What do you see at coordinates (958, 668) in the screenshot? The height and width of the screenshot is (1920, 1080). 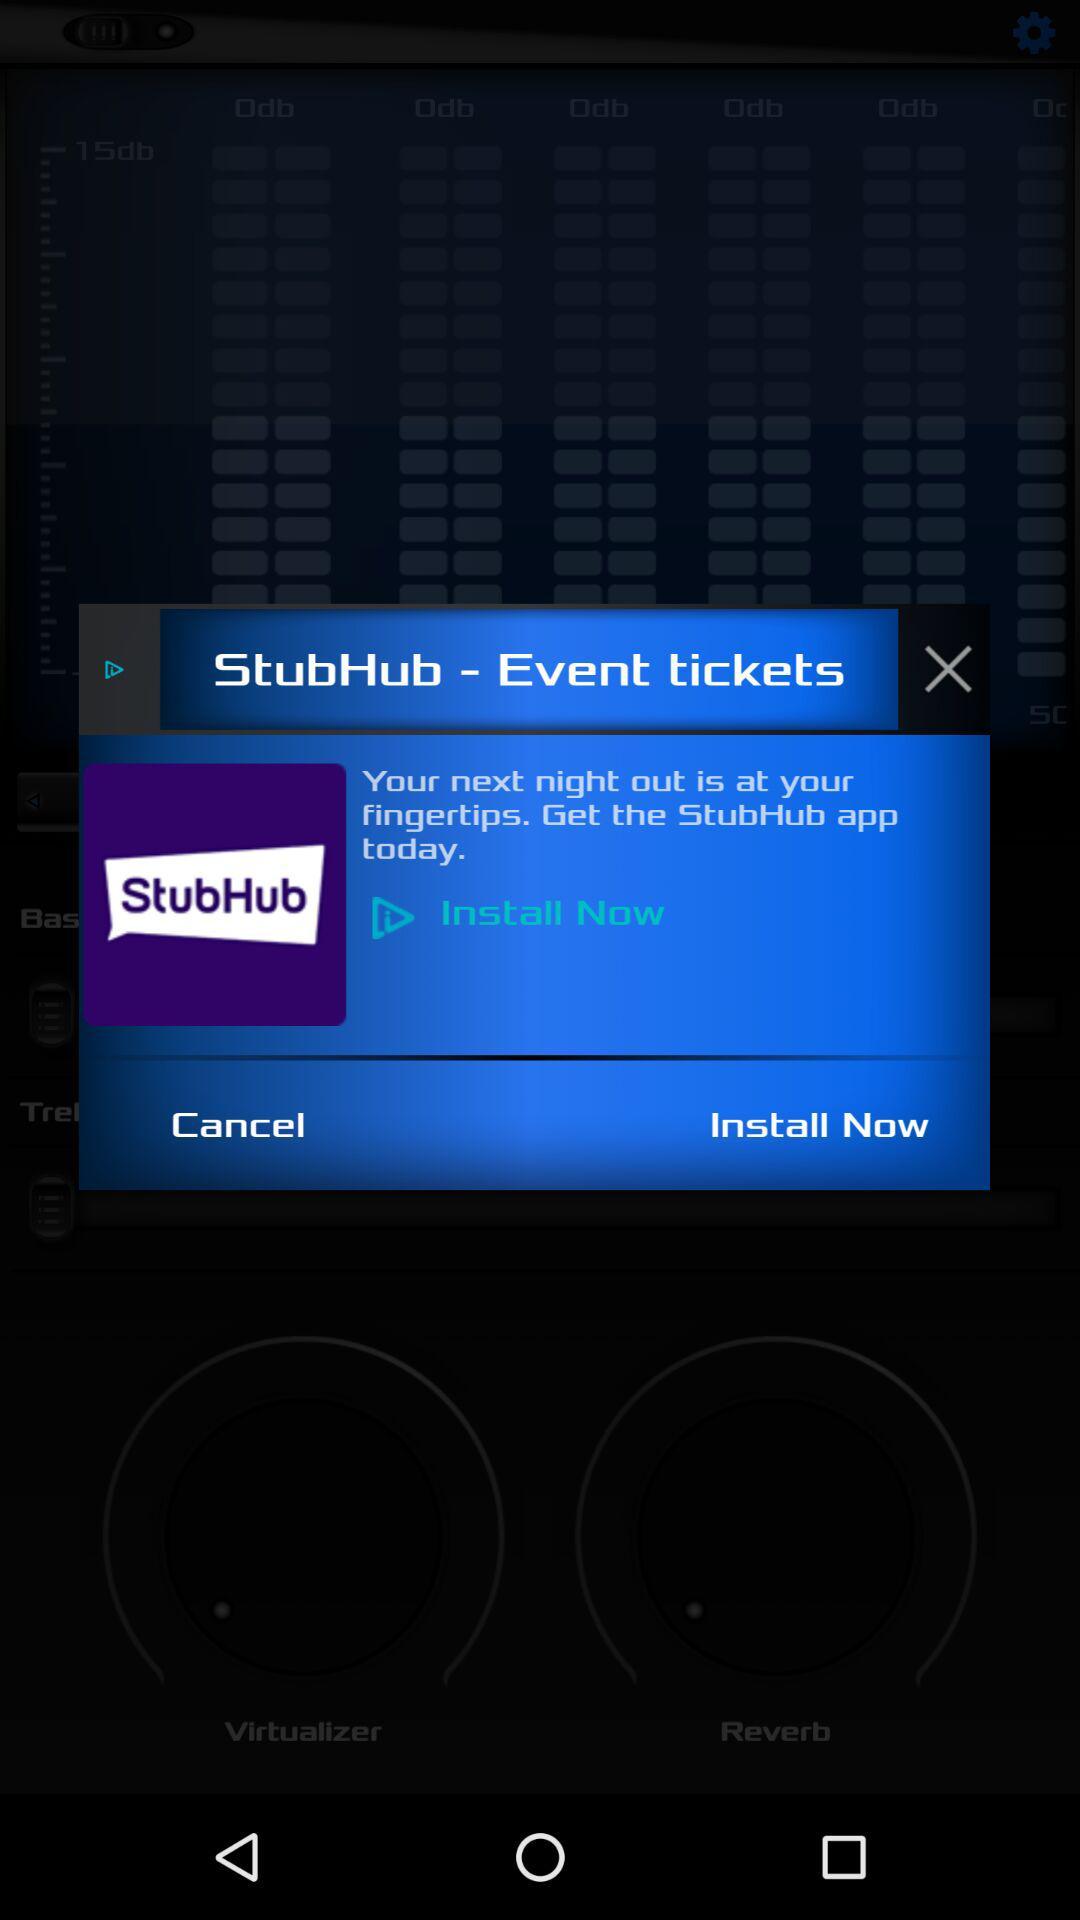 I see `the close icon` at bounding box center [958, 668].